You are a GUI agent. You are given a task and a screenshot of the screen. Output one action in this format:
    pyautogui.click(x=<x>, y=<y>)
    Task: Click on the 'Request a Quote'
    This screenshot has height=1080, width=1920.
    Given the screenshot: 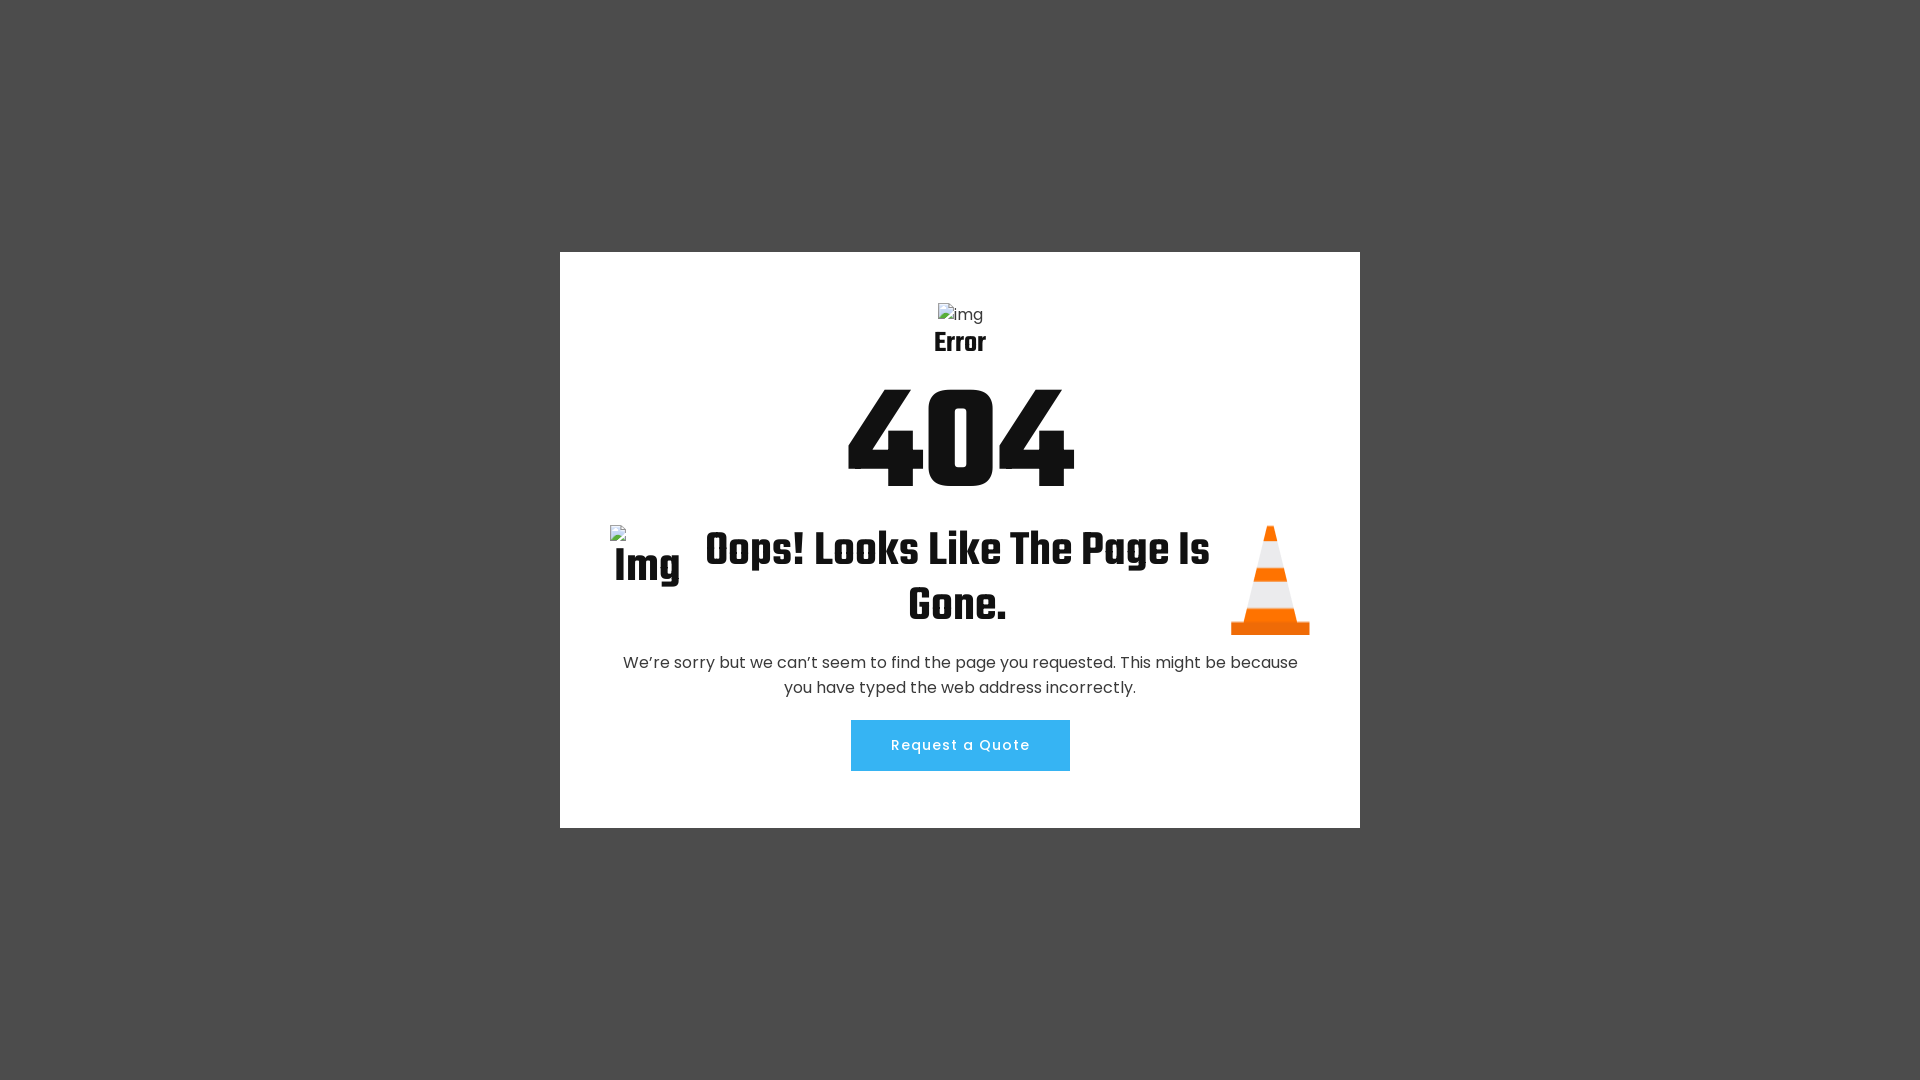 What is the action you would take?
    pyautogui.click(x=958, y=745)
    